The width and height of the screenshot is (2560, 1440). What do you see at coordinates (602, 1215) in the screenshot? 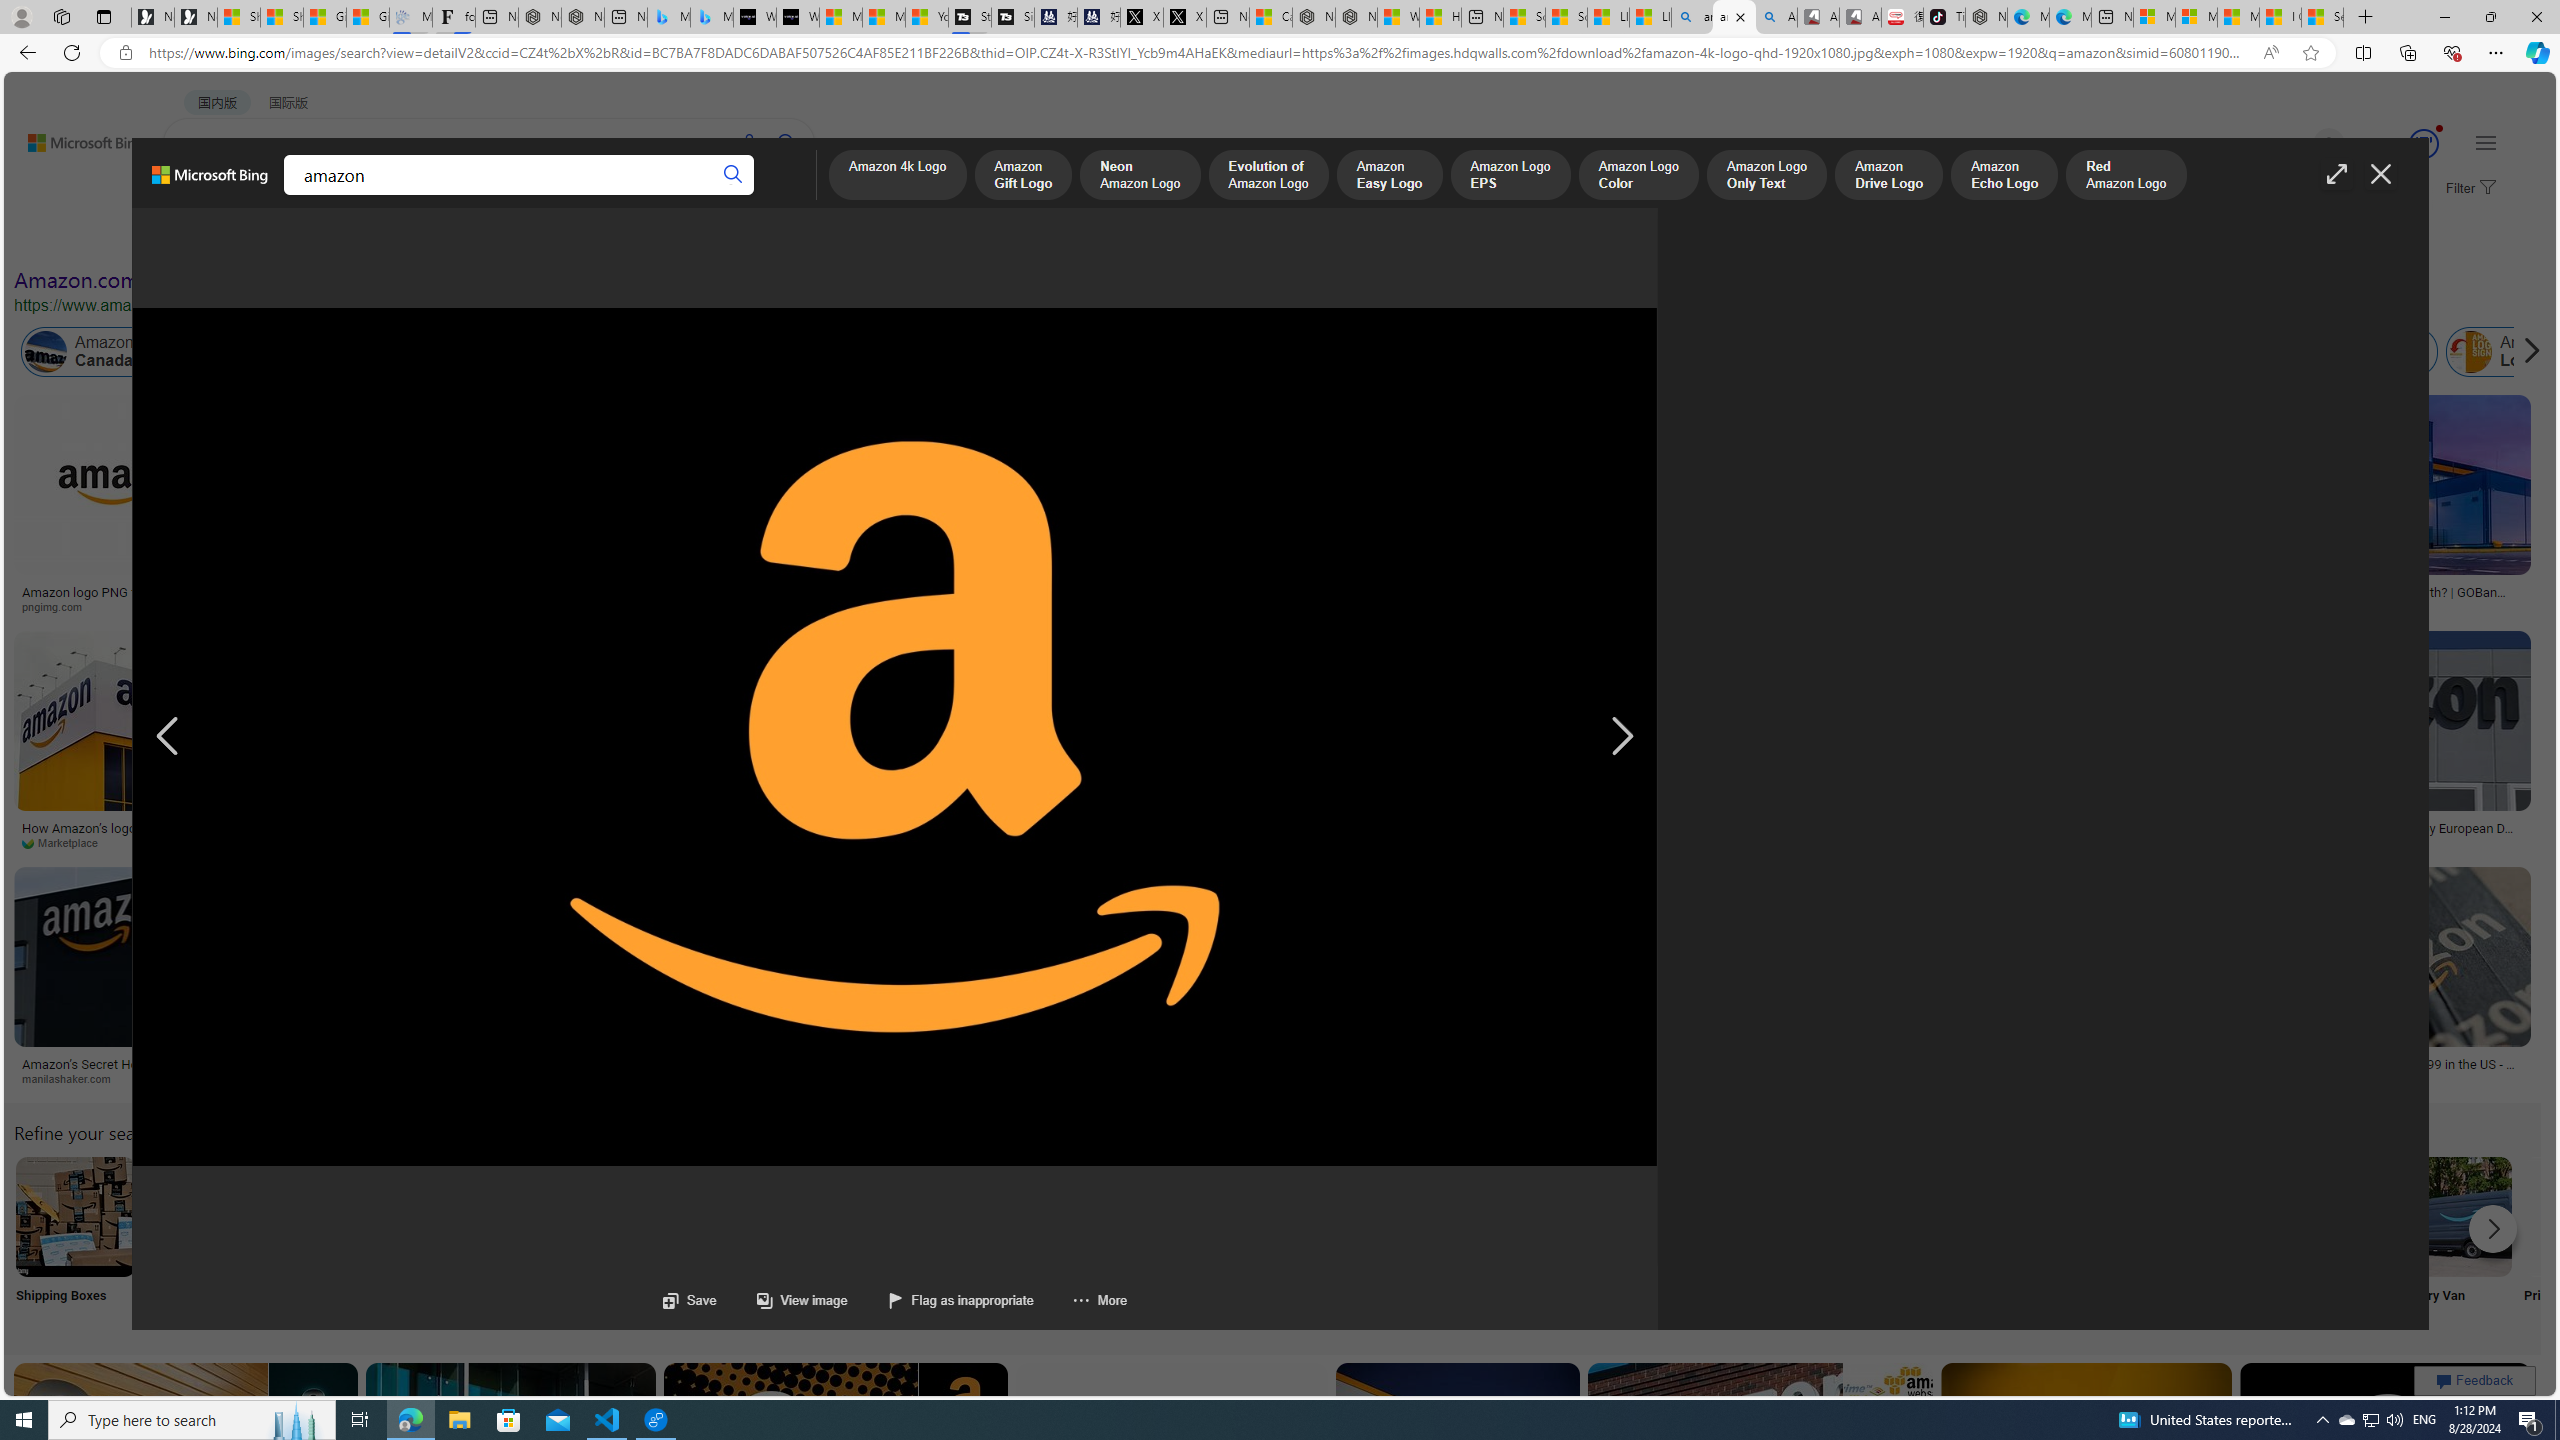
I see `'Amazon Jobs Near Me'` at bounding box center [602, 1215].